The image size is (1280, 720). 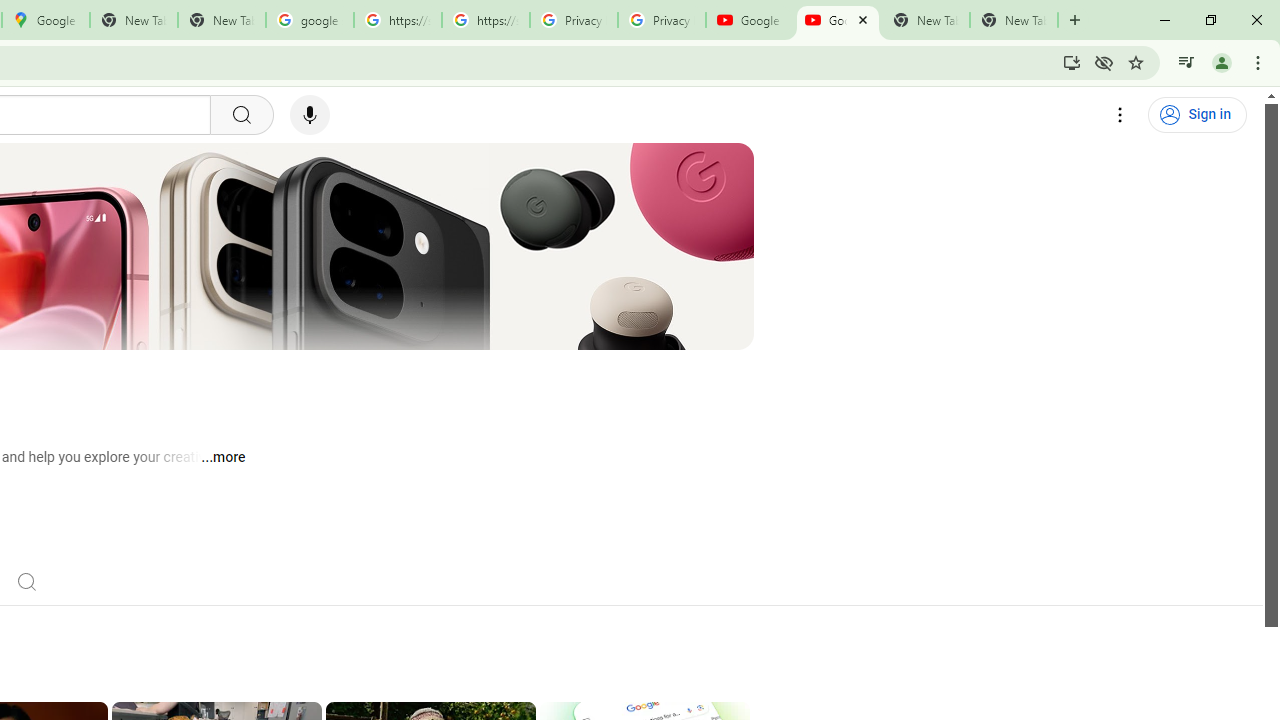 I want to click on 'Search', so click(x=26, y=581).